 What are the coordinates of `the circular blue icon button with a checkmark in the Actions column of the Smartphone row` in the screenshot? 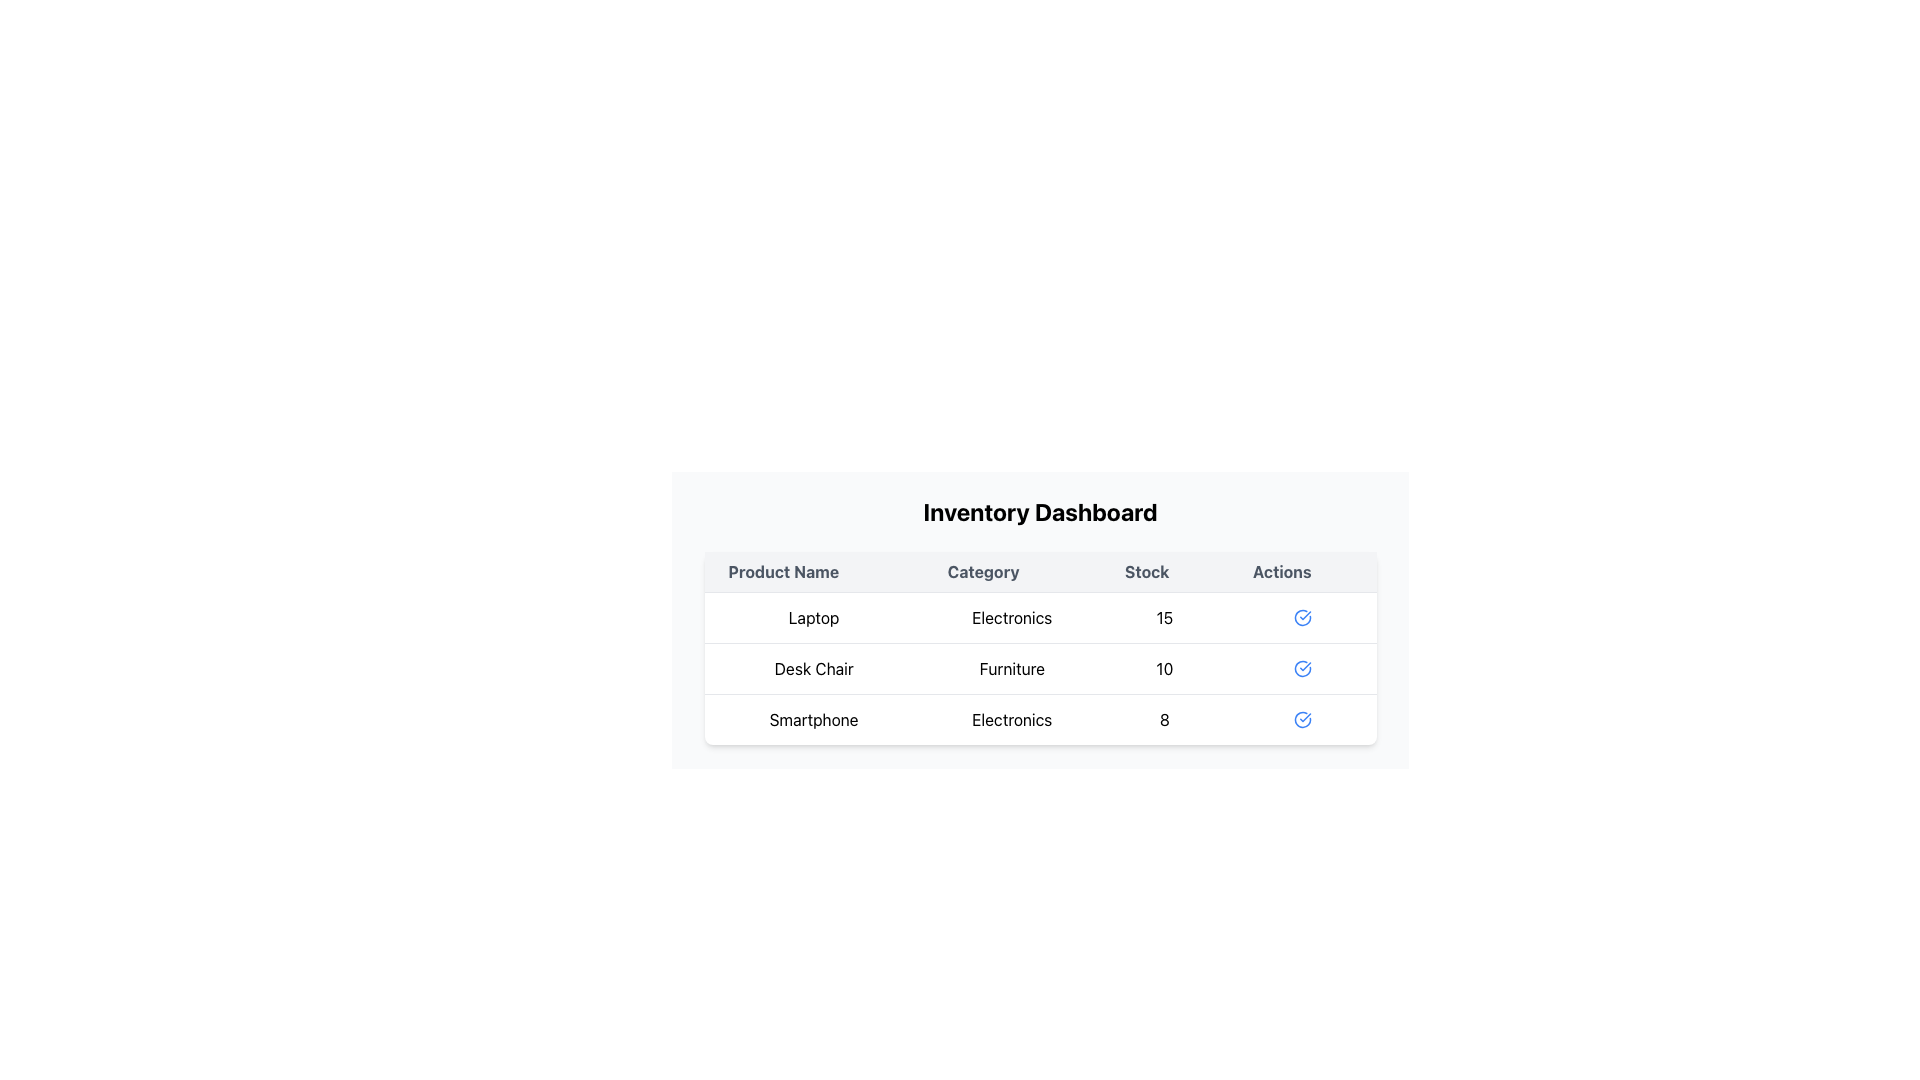 It's located at (1302, 718).